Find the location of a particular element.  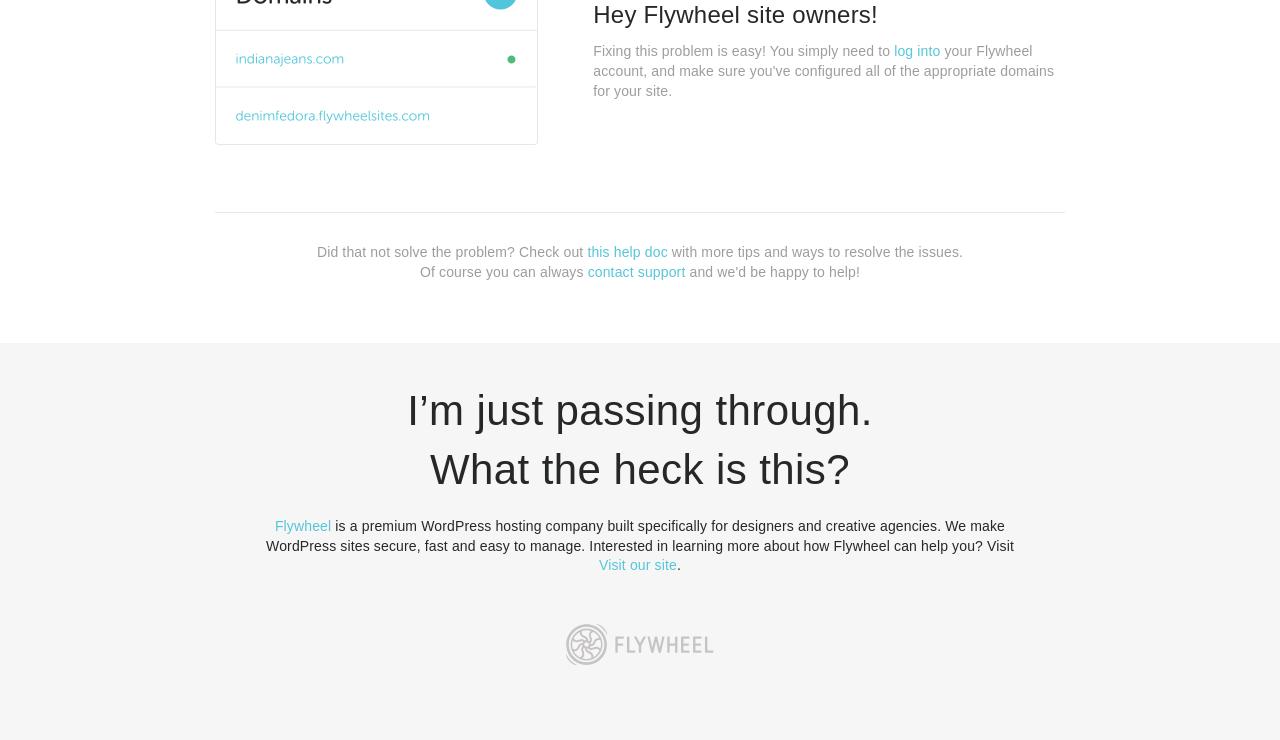

'Of course you can always' is located at coordinates (503, 269).